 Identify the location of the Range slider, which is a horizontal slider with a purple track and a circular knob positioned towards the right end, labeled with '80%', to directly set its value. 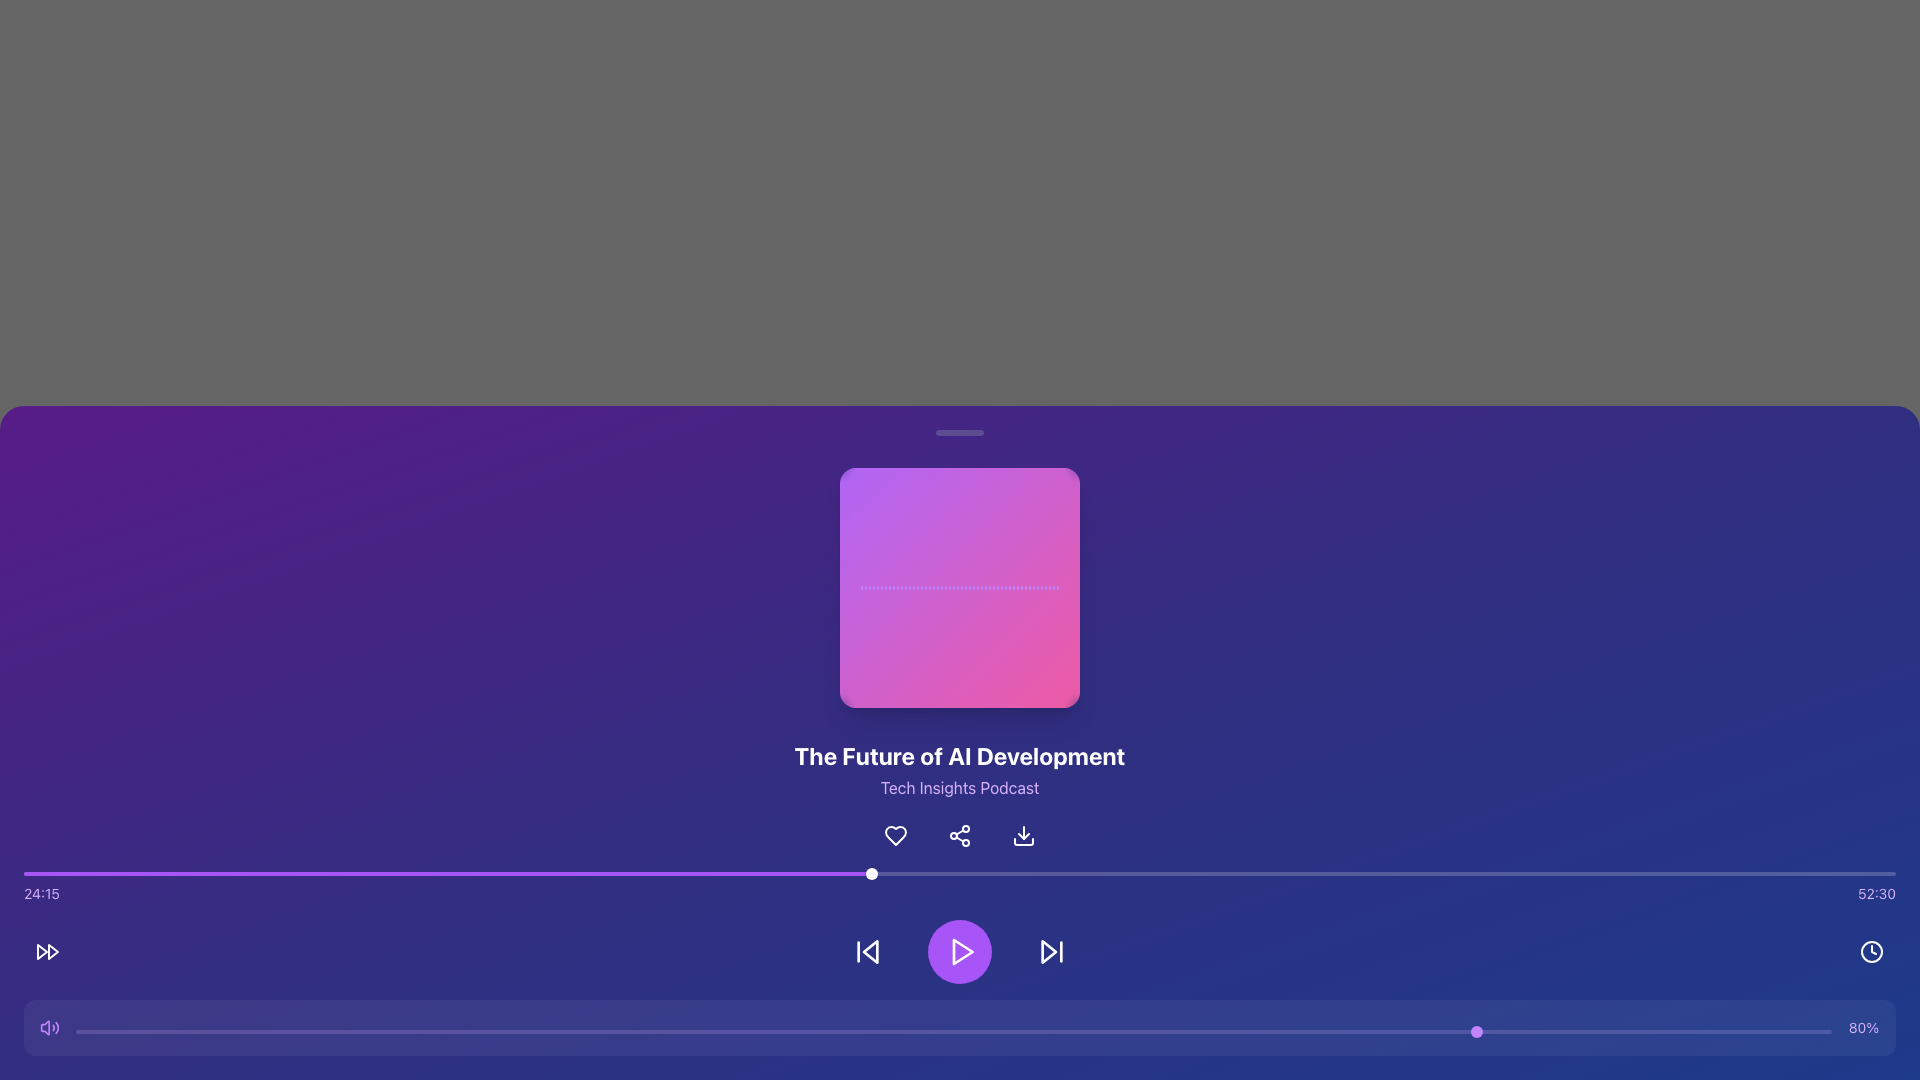
(960, 1028).